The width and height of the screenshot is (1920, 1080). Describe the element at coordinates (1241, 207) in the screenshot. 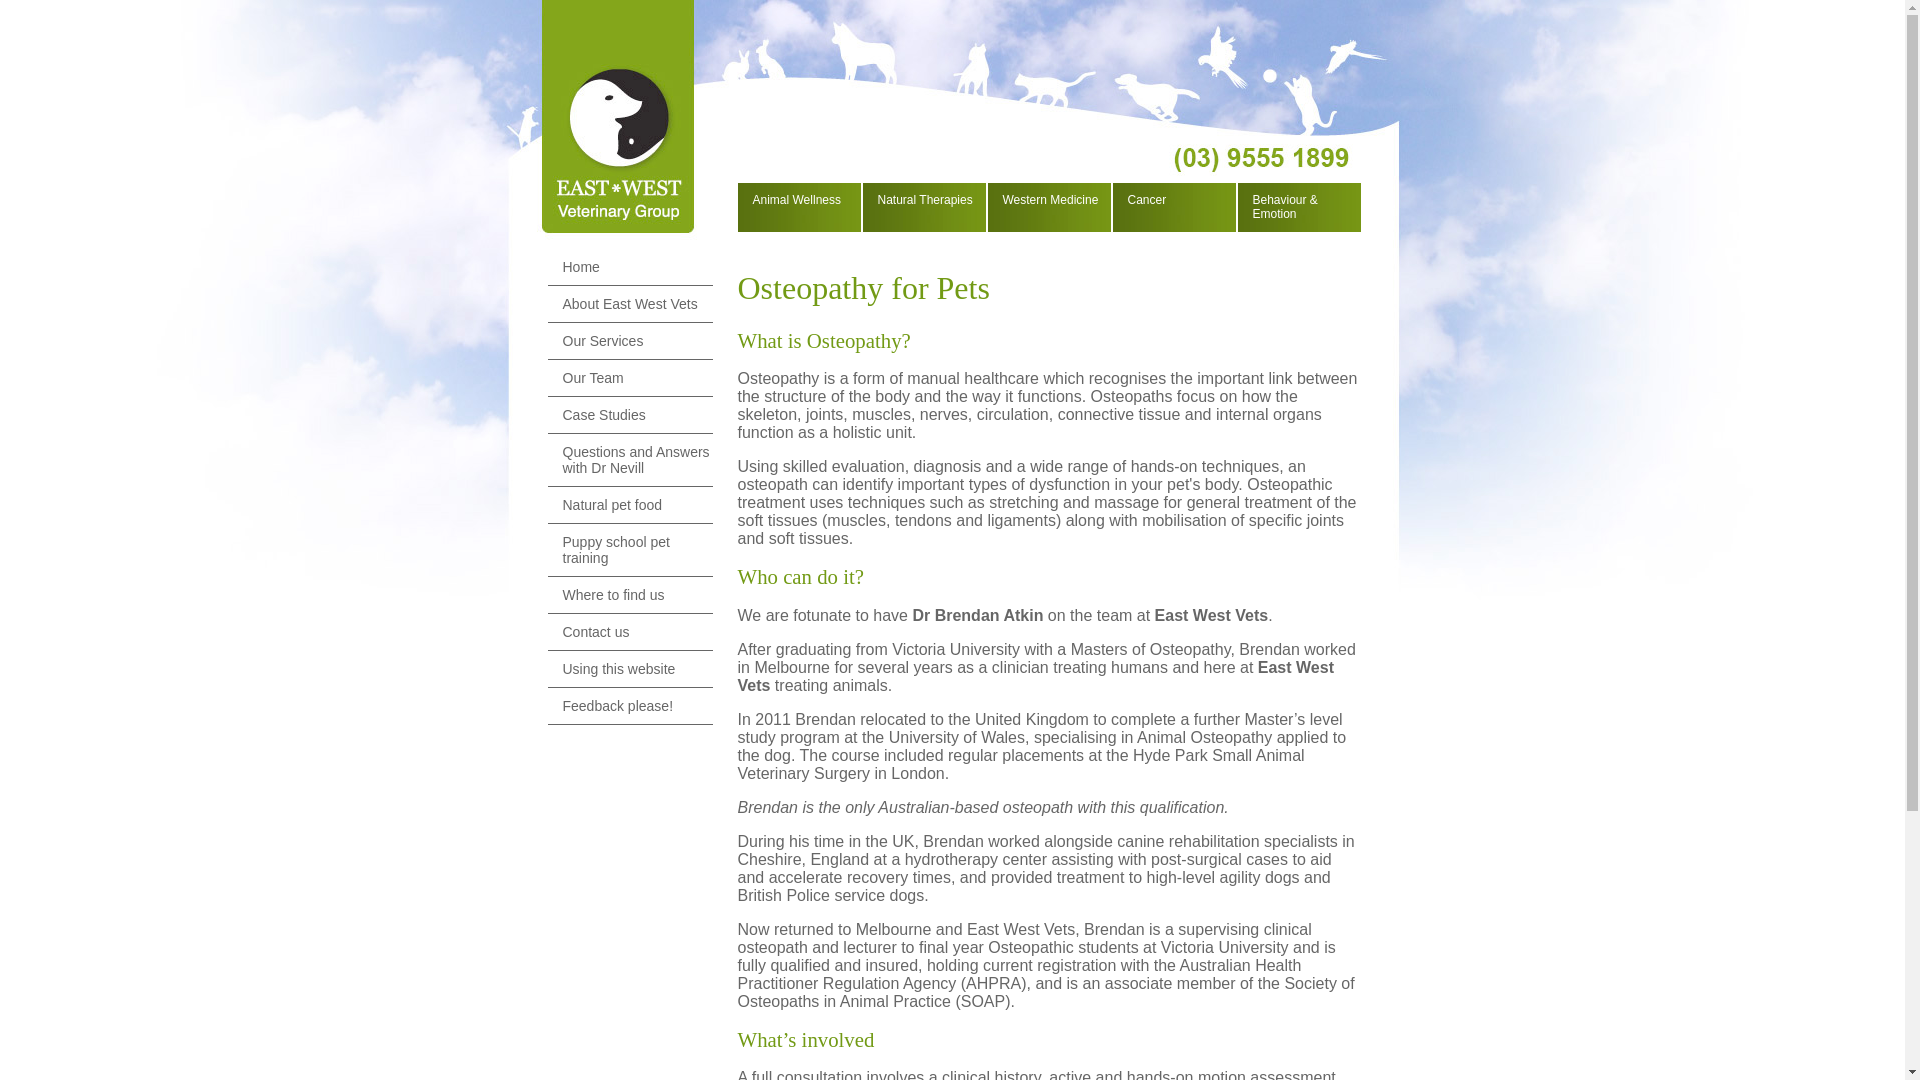

I see `'Behaviour & Emotion'` at that location.